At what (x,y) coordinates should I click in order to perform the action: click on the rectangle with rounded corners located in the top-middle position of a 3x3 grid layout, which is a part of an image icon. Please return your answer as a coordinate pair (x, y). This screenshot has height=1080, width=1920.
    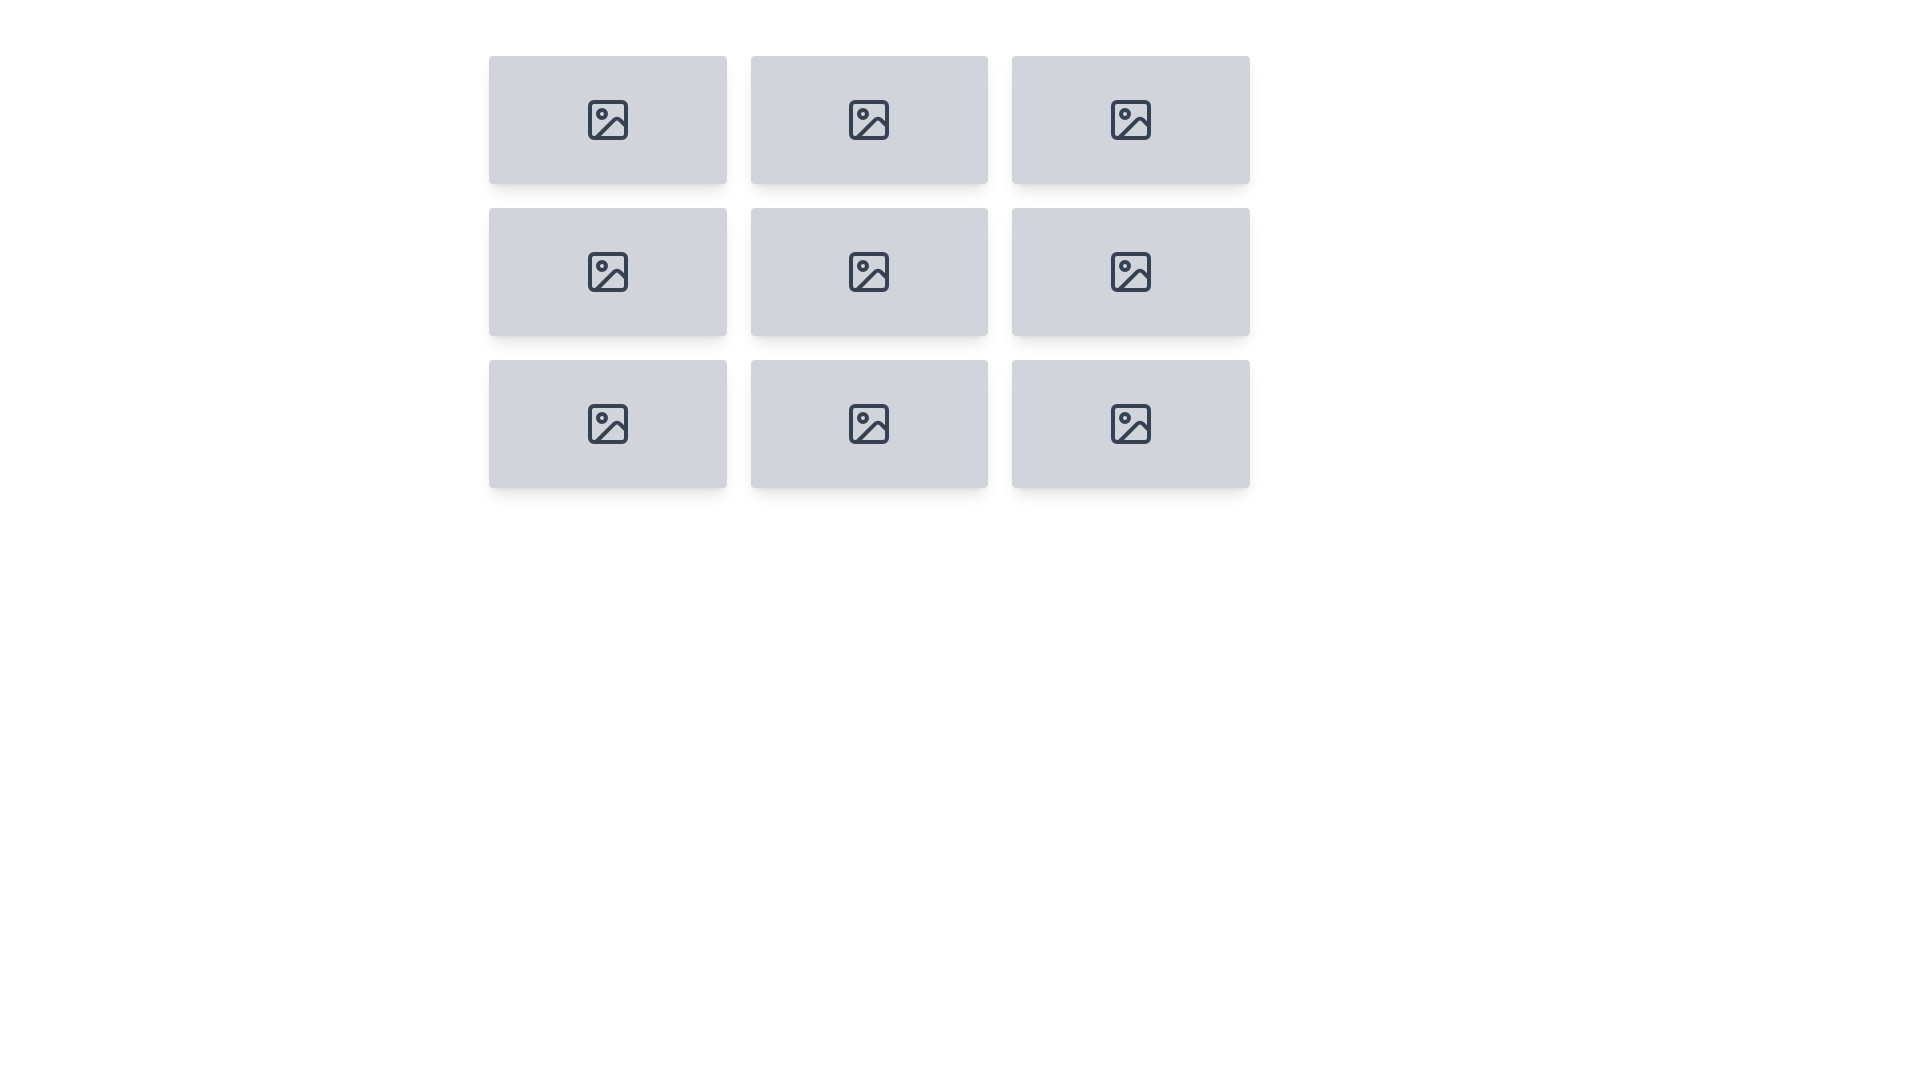
    Looking at the image, I should click on (869, 119).